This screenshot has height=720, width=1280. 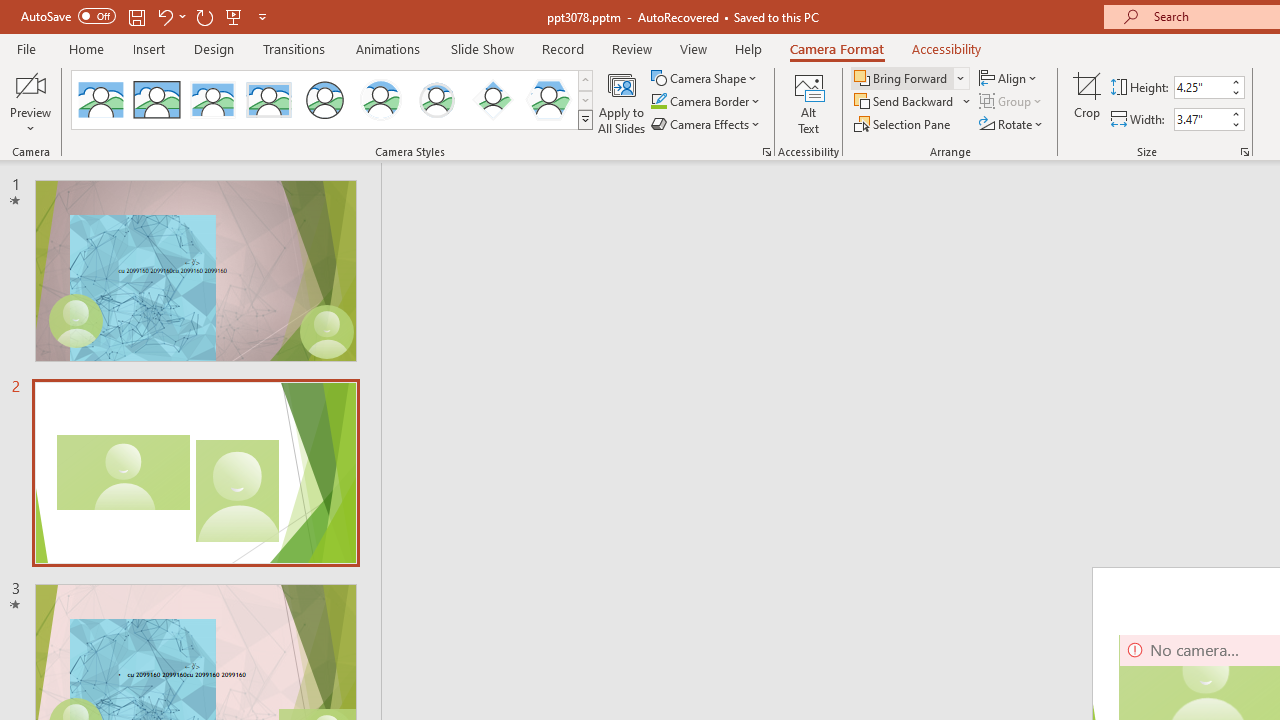 I want to click on 'Center Shadow Circle', so click(x=381, y=100).